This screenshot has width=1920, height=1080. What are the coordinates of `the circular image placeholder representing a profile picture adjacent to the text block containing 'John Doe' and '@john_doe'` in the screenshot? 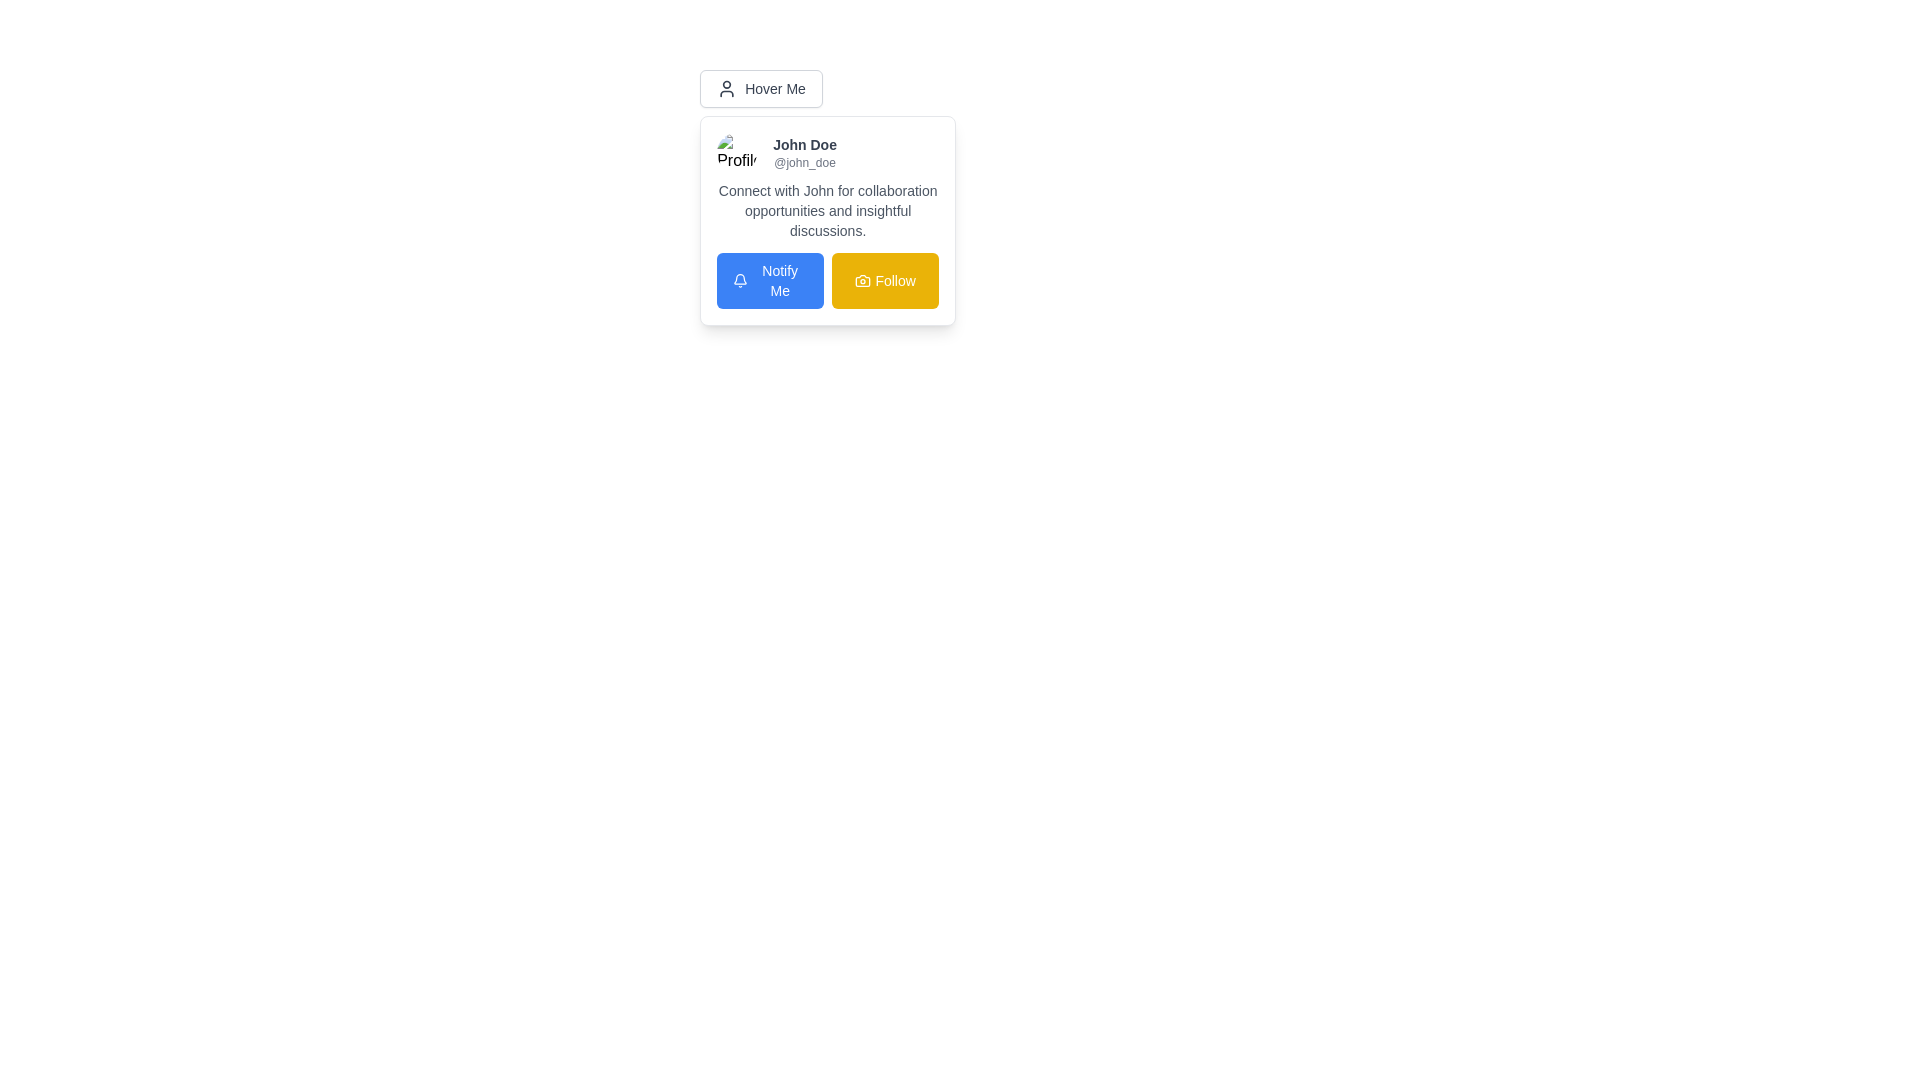 It's located at (736, 152).